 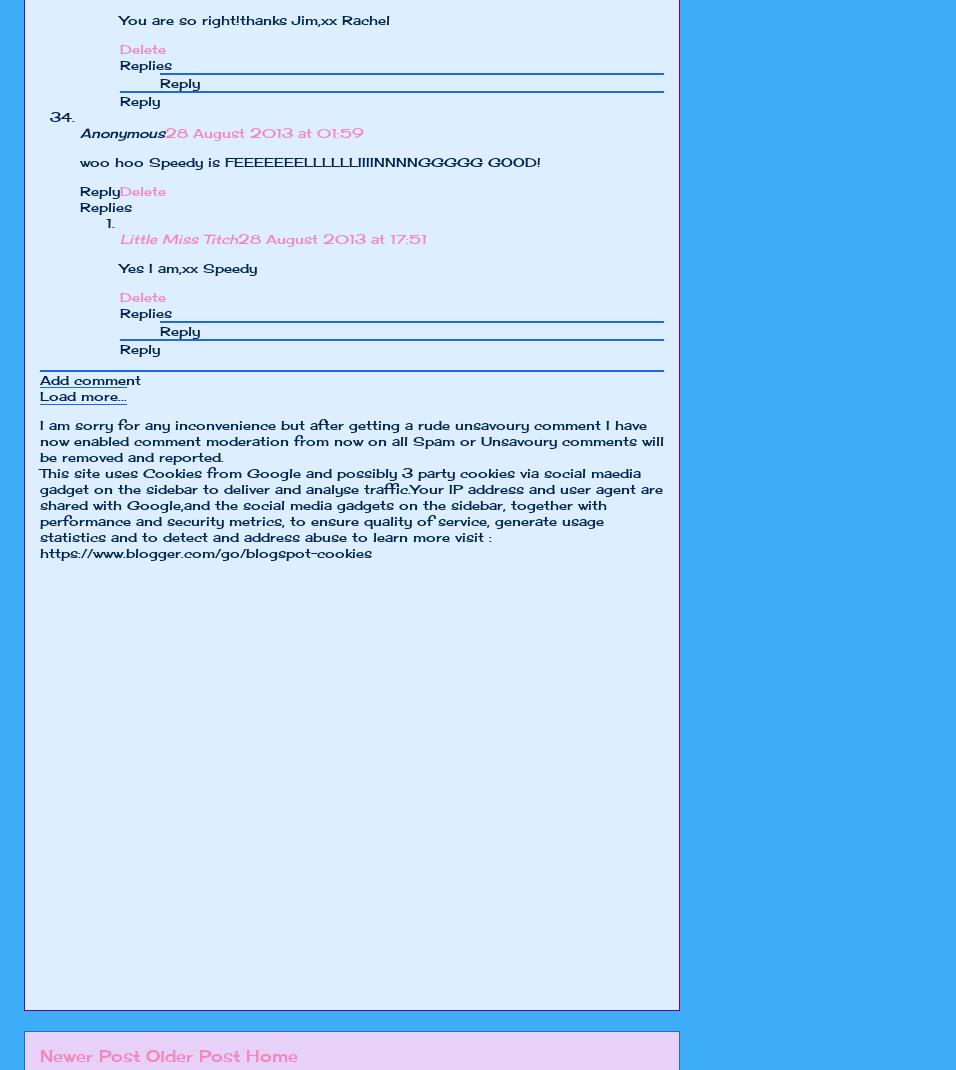 I want to click on 'You are so right!thanks Jim,xx Rachel', so click(x=118, y=19).